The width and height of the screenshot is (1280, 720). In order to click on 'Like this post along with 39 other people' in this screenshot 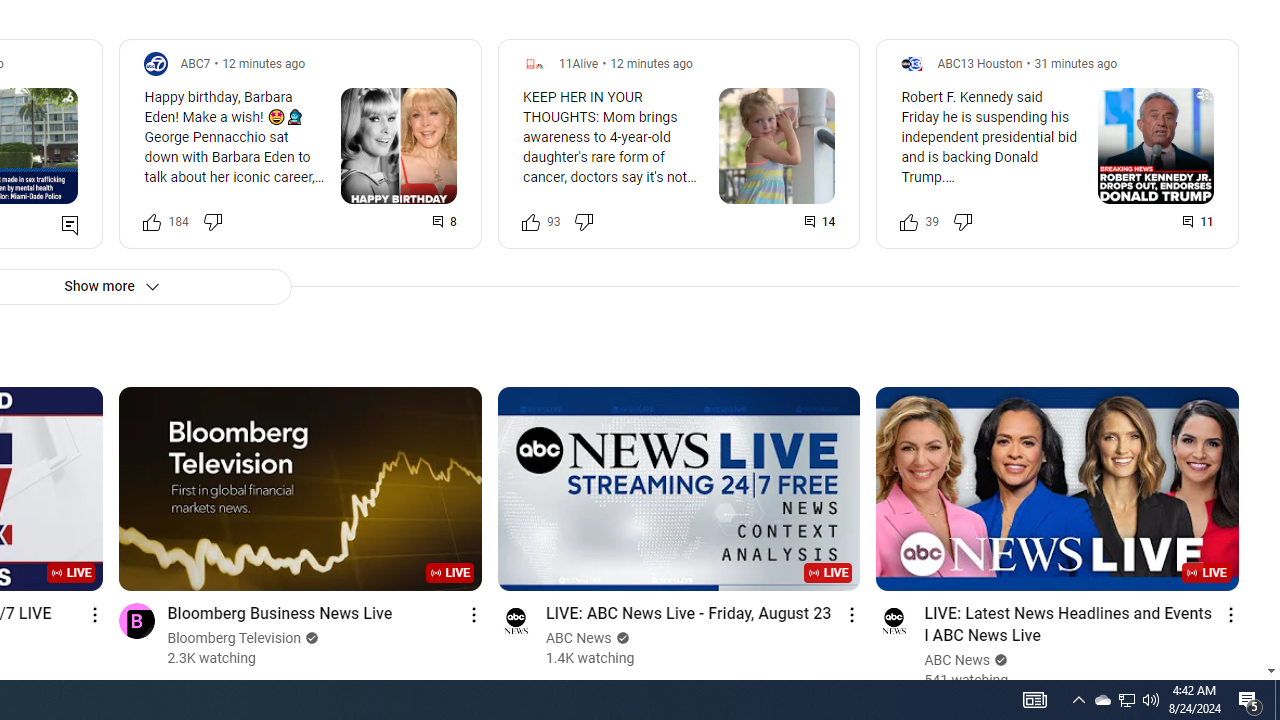, I will do `click(908, 221)`.